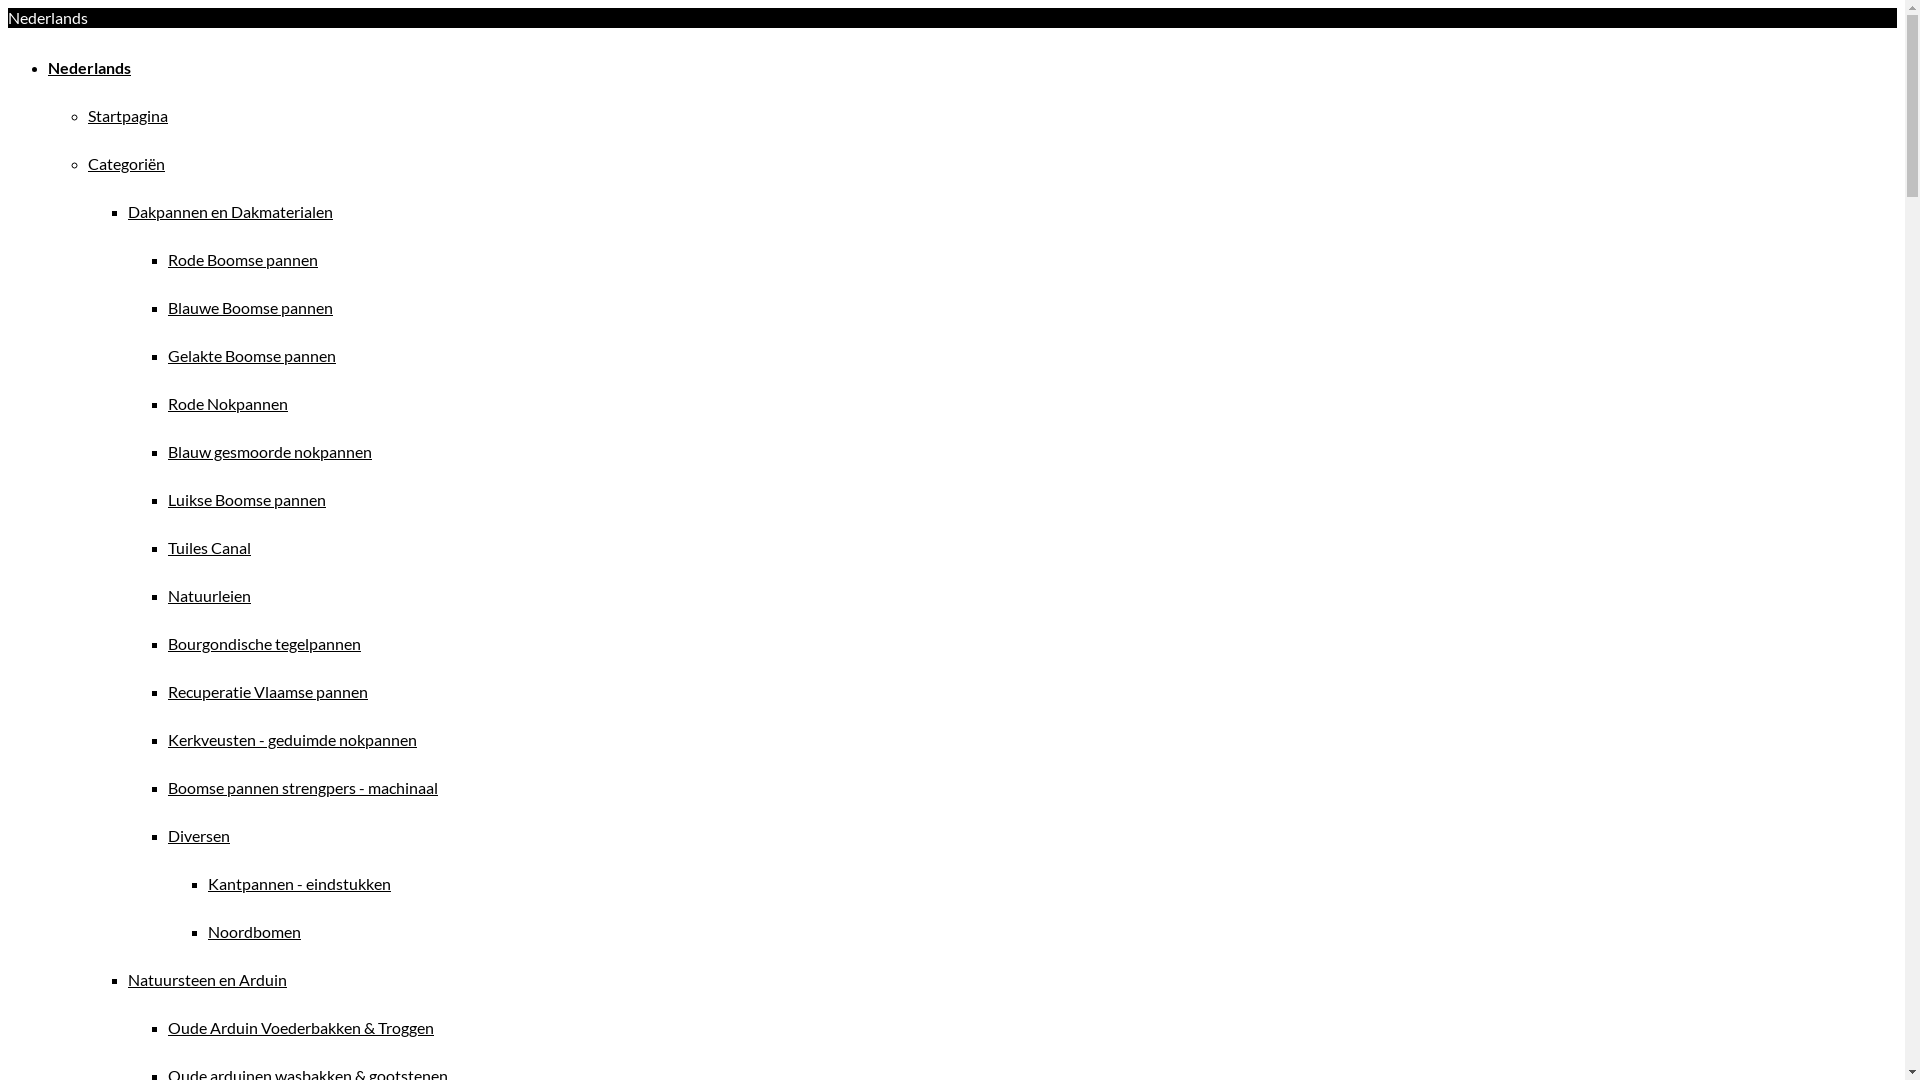  Describe the element at coordinates (86, 115) in the screenshot. I see `'Startpagina'` at that location.